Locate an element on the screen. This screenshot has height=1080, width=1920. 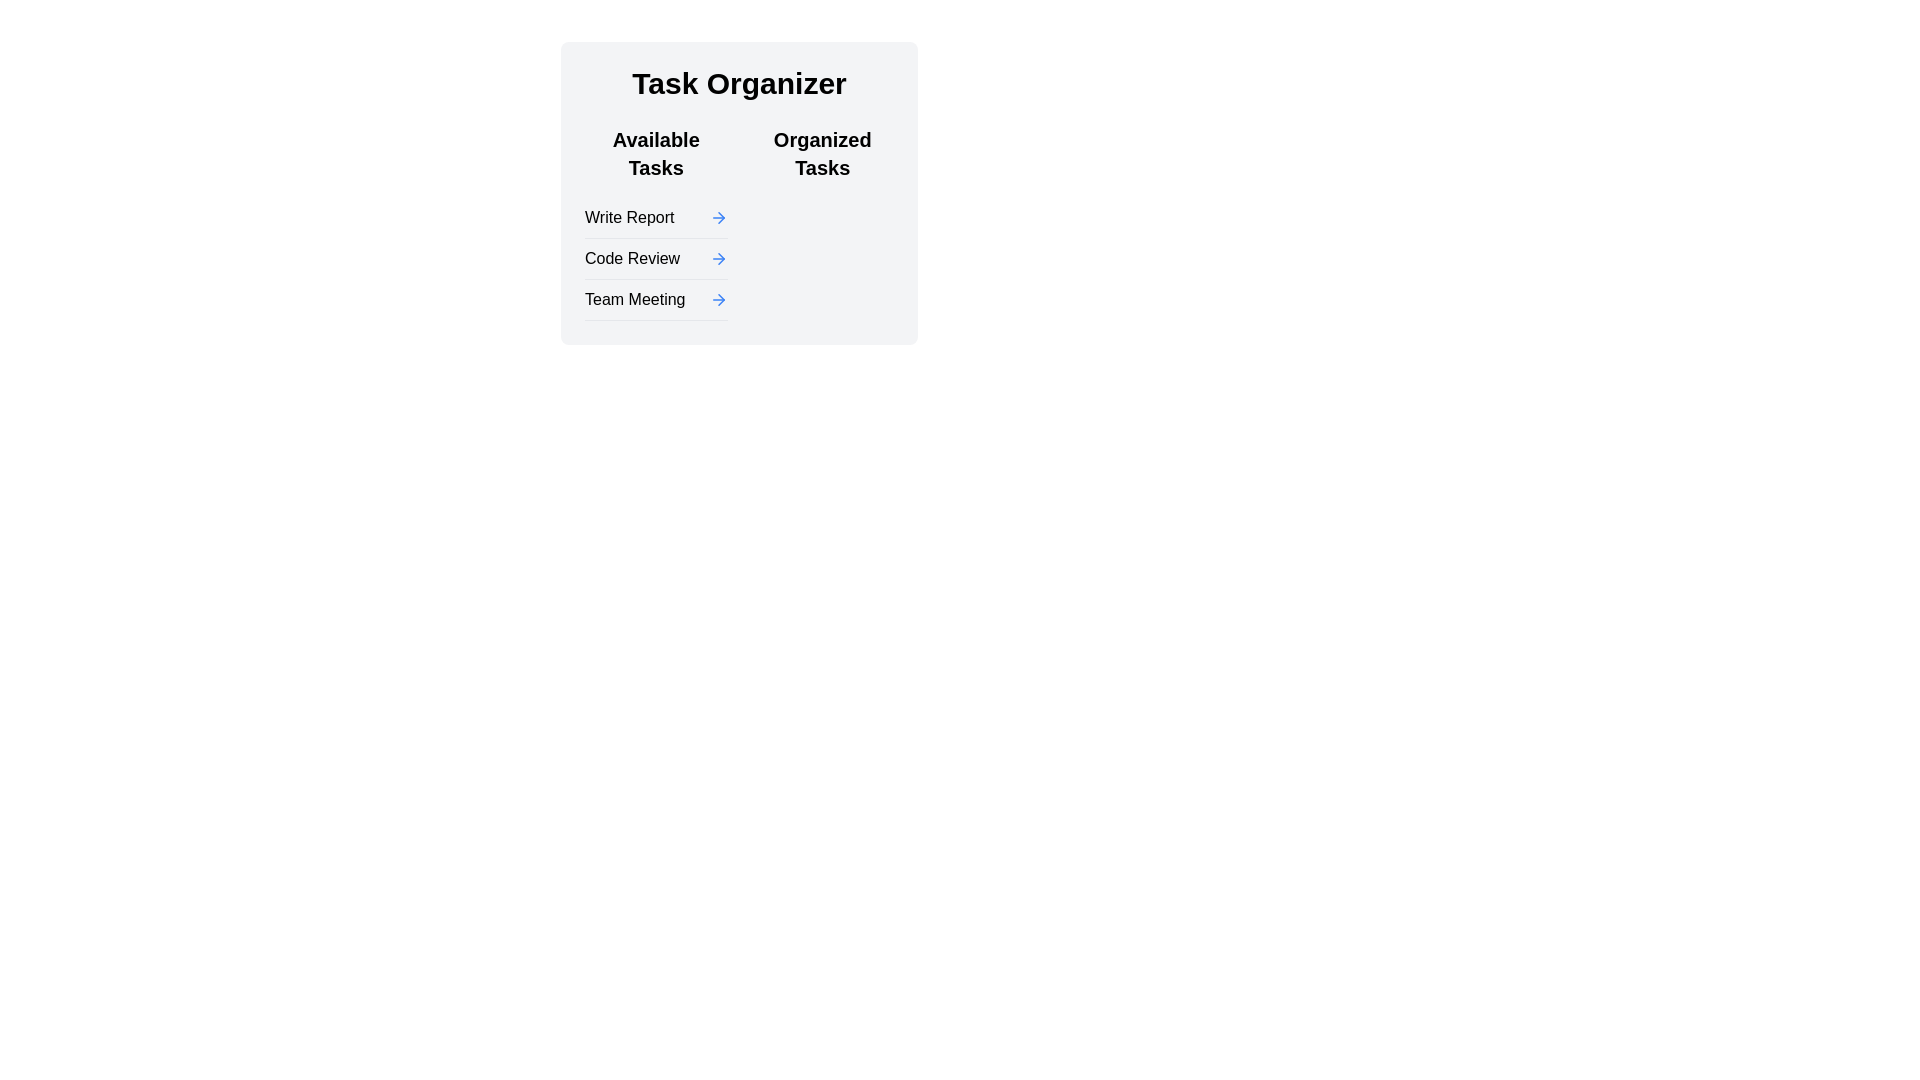
the icon located to the right of 'Team Meeting' in the bottom item of the vertical list under the 'Available Tasks' section is located at coordinates (718, 300).